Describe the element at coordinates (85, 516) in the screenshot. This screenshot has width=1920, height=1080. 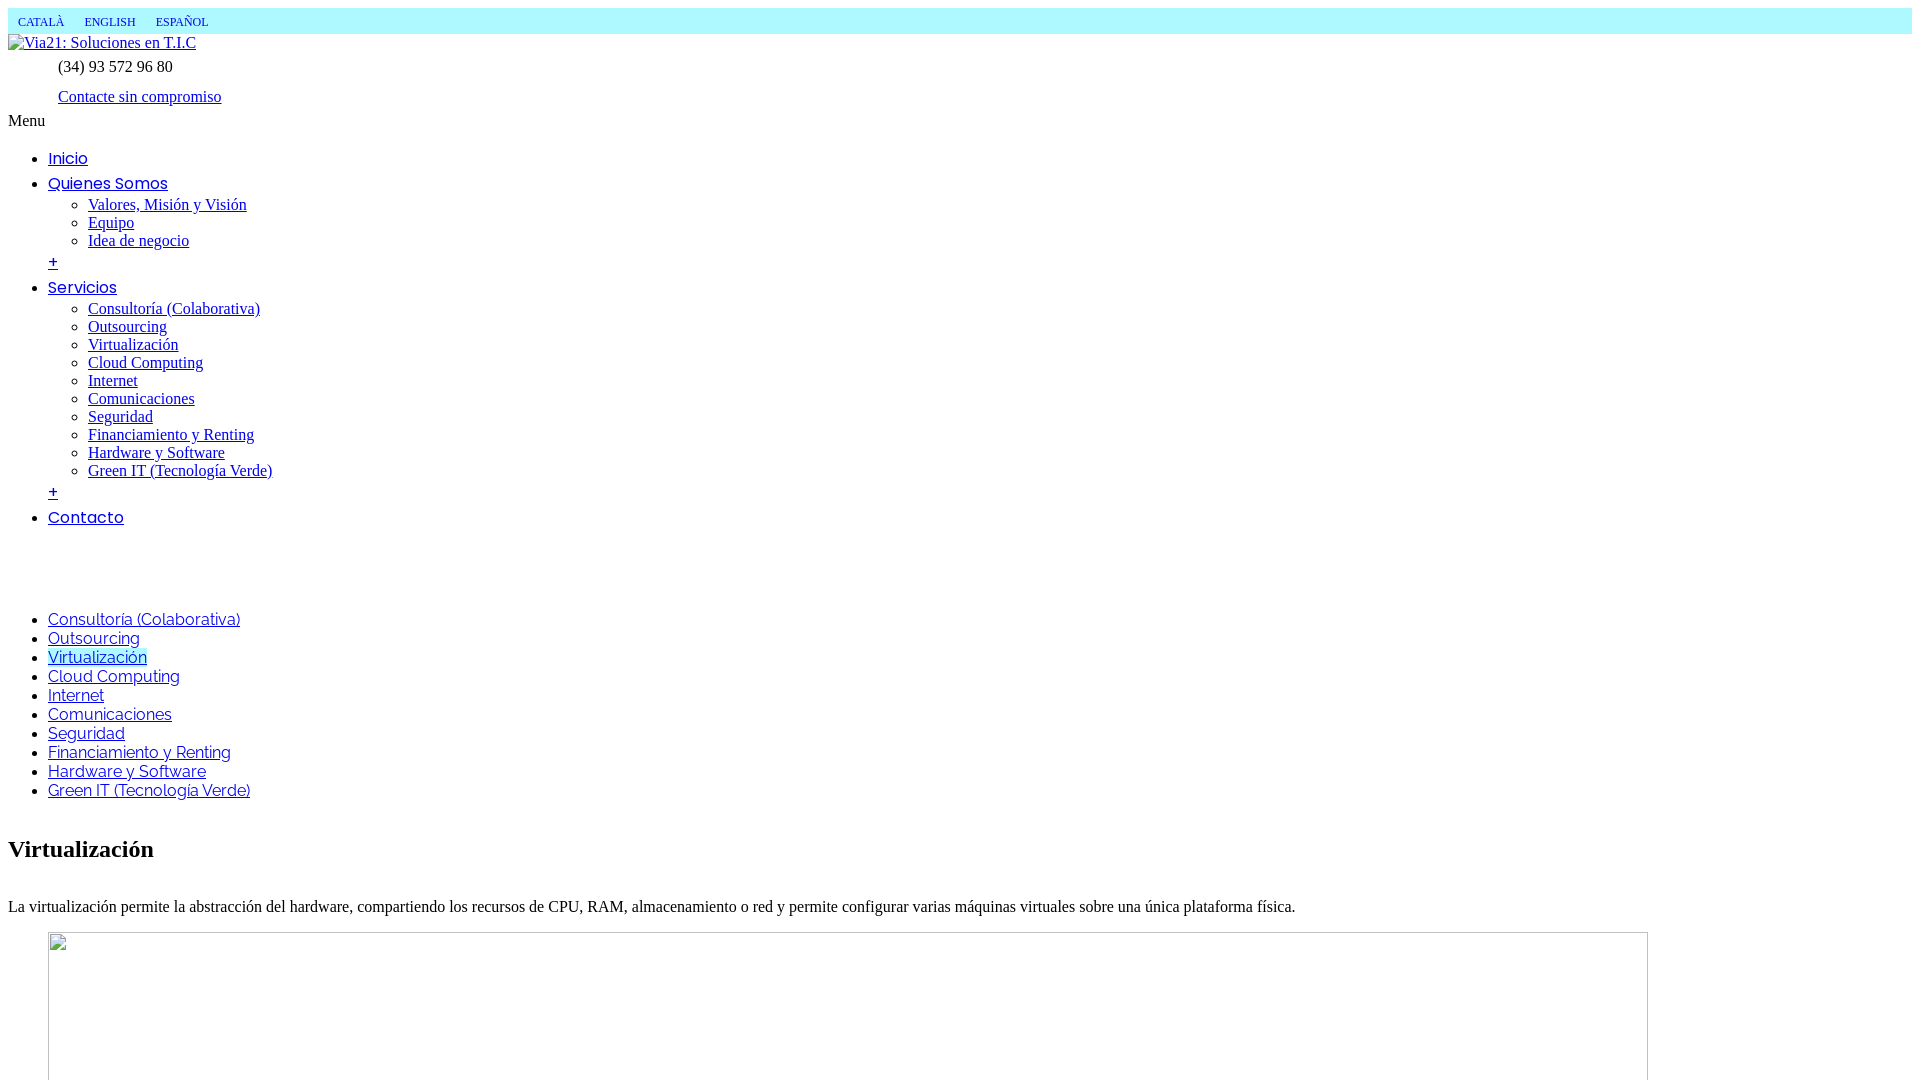
I see `'Contacto'` at that location.